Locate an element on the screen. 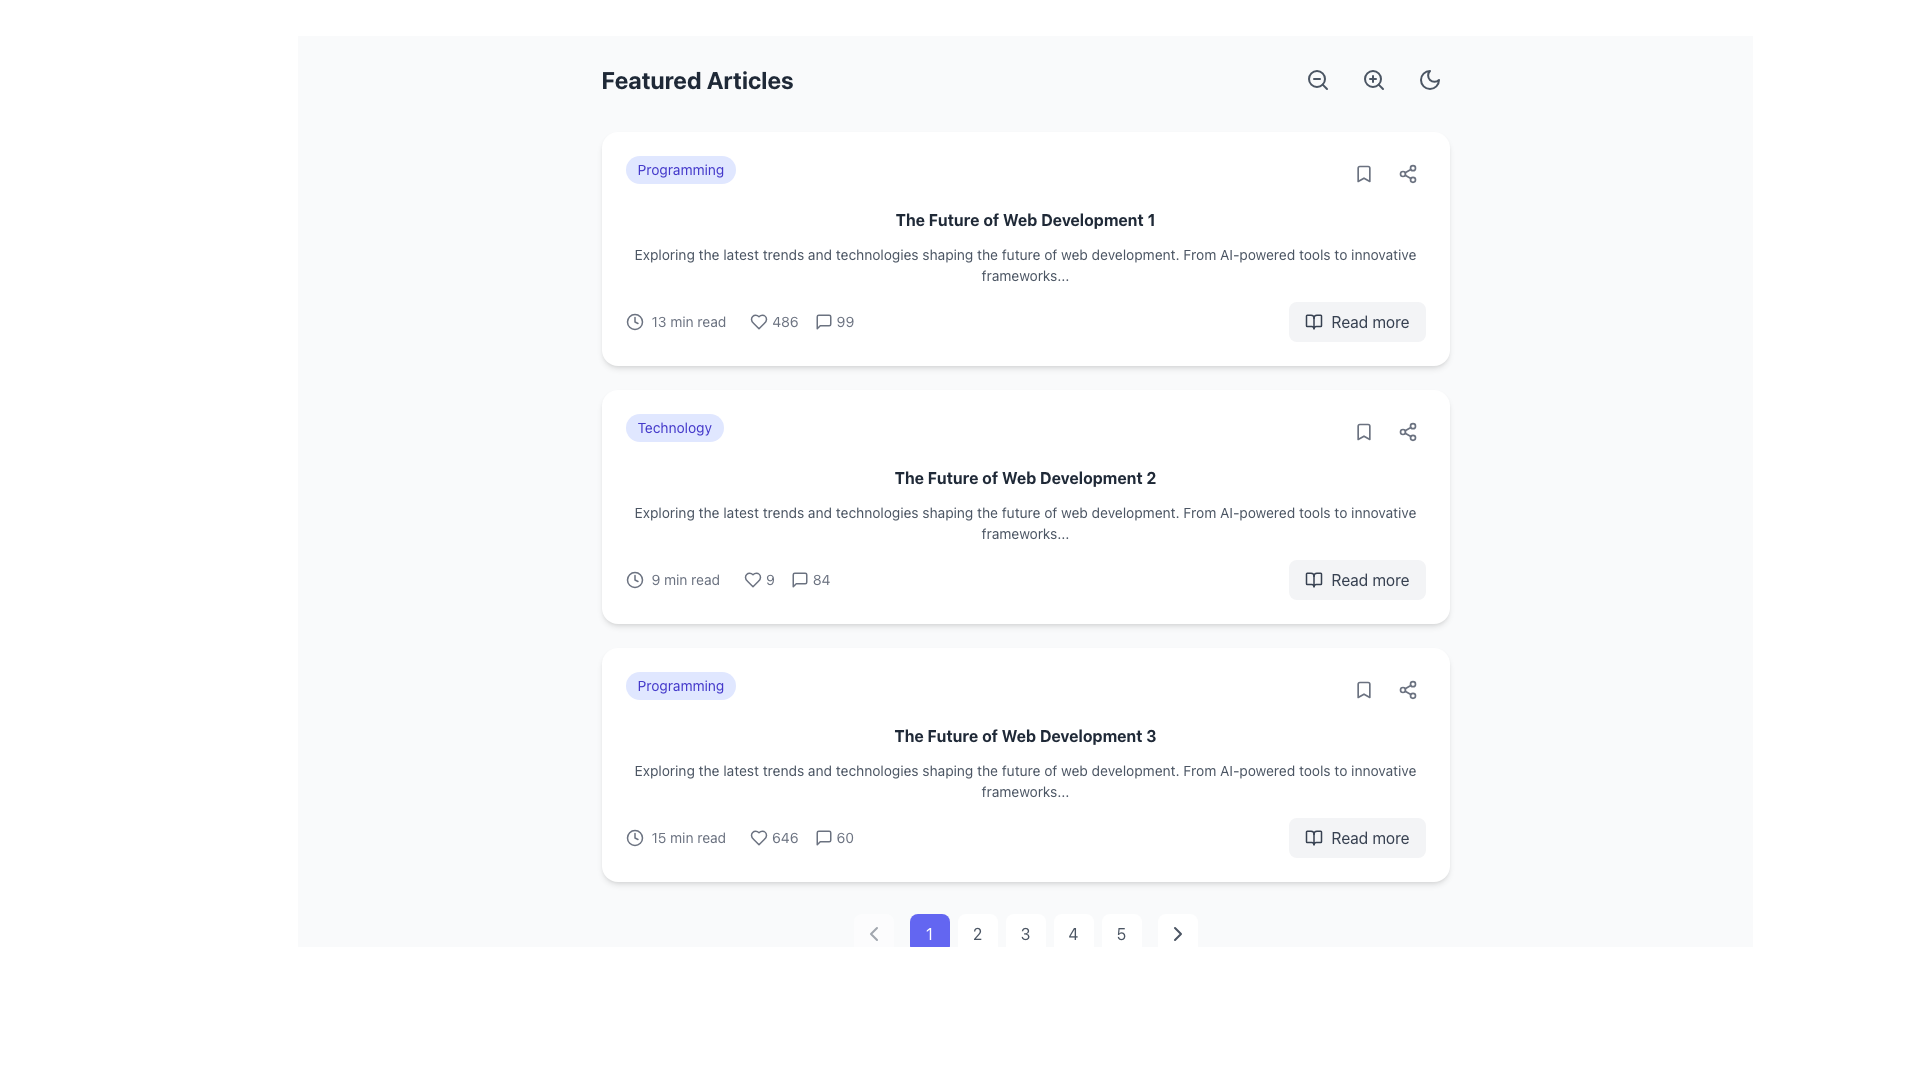  the left-pointing Chevron icon, which serves as the navigation control to move backward in the sequence of items or pages is located at coordinates (873, 933).